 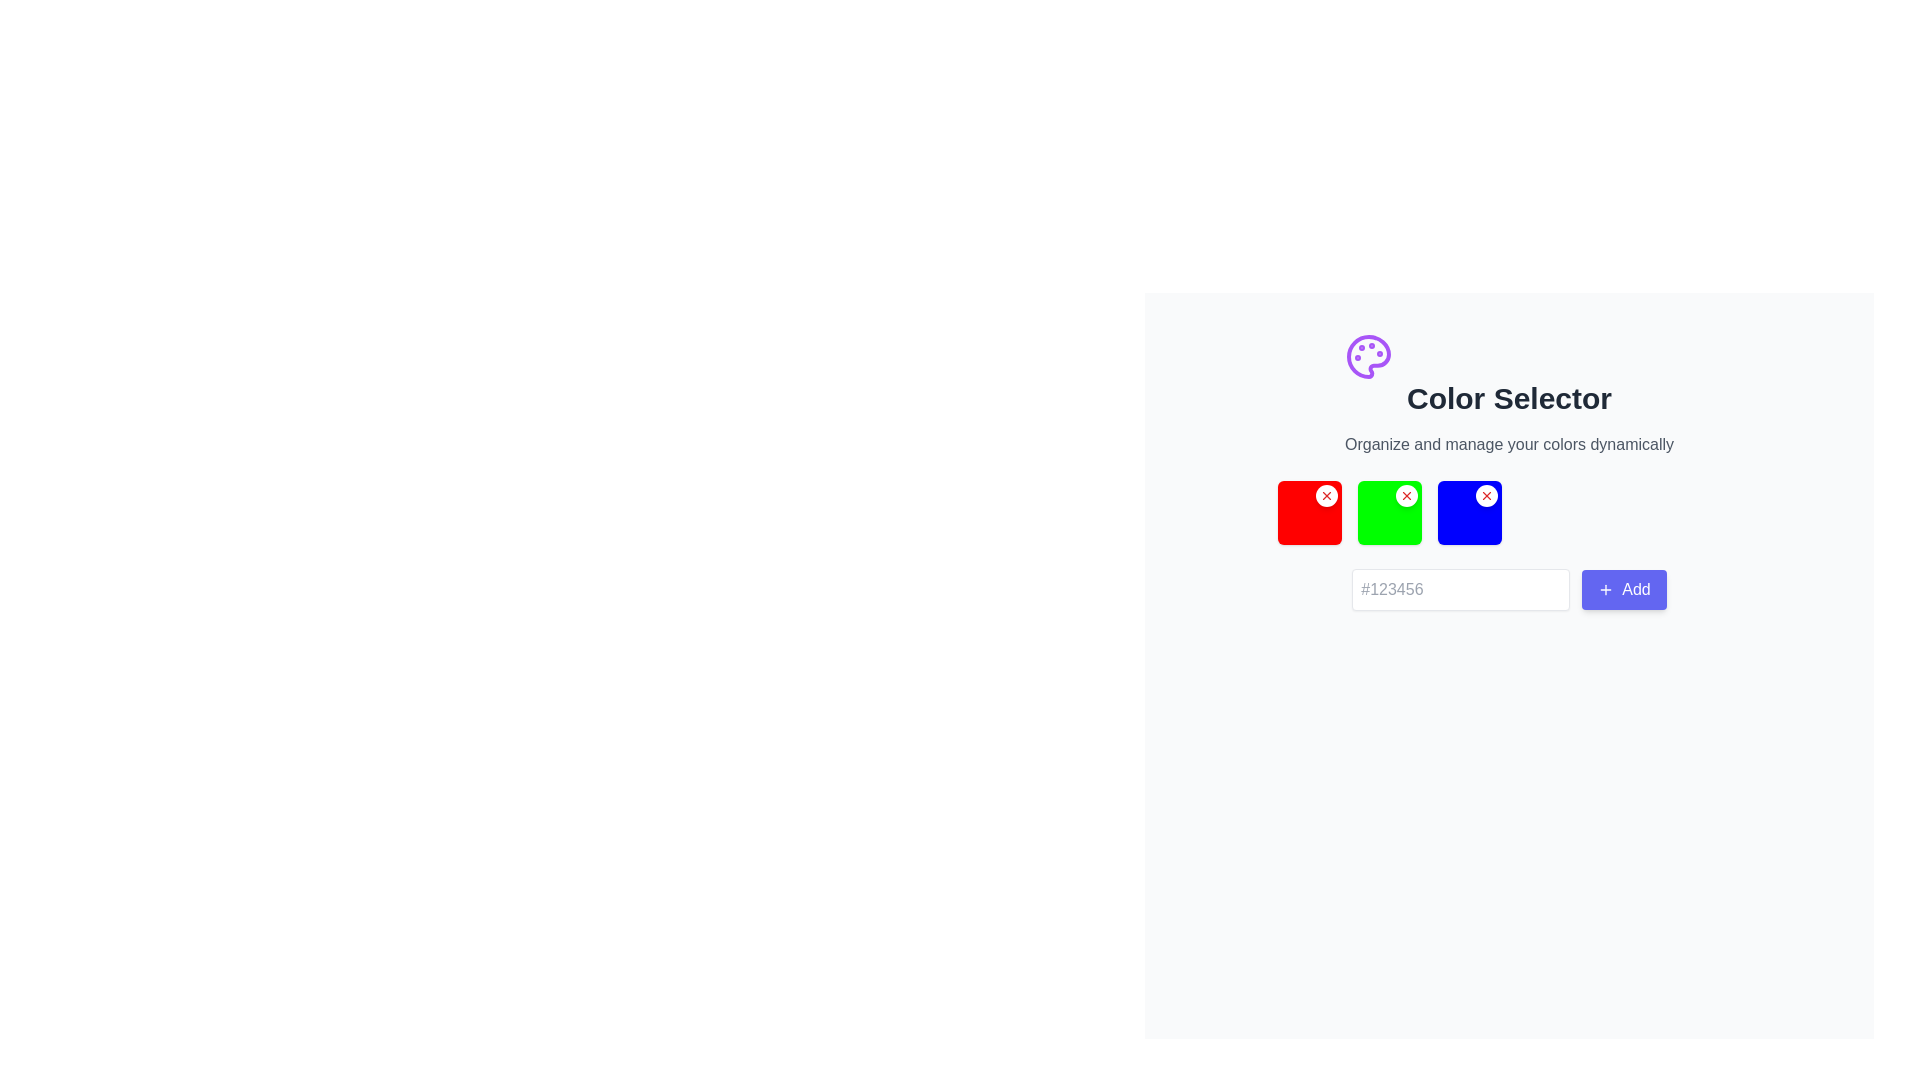 What do you see at coordinates (1509, 443) in the screenshot?
I see `the text label that reads 'Organize and manage your colors dynamically', which is styled in gray and positioned below the 'Color Selector' heading` at bounding box center [1509, 443].